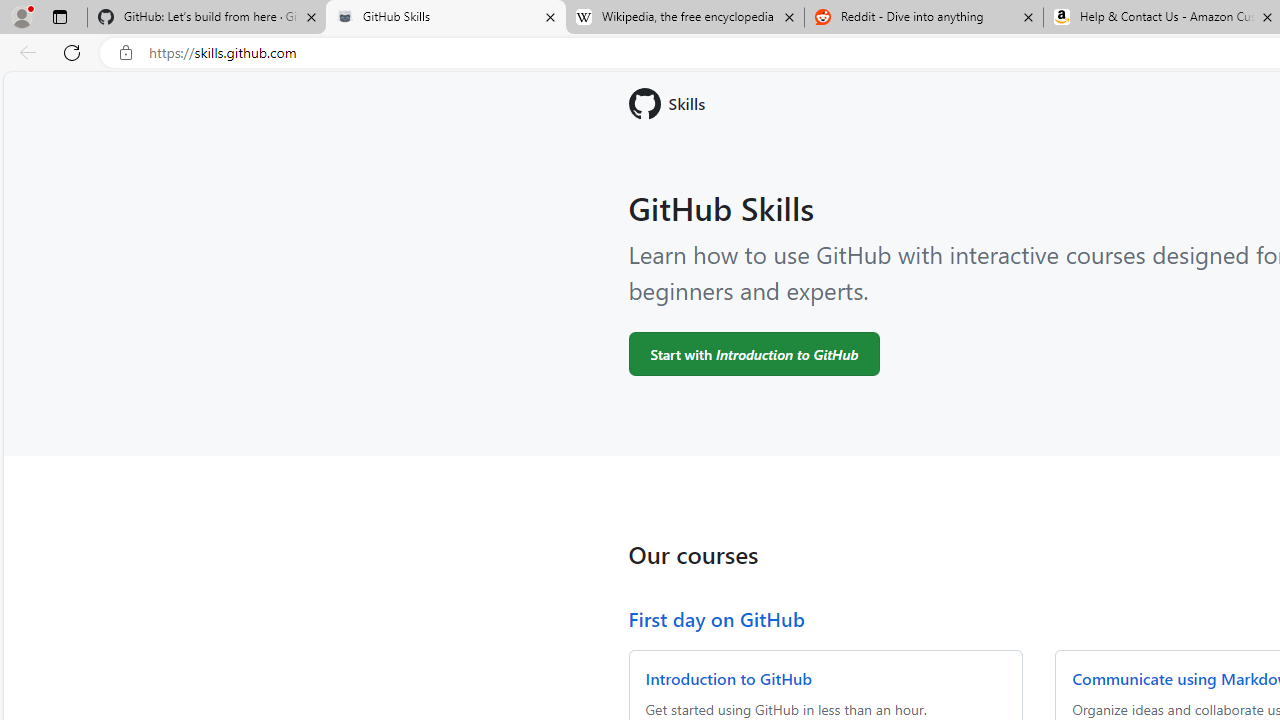 This screenshot has width=1280, height=720. Describe the element at coordinates (684, 17) in the screenshot. I see `'Wikipedia, the free encyclopedia'` at that location.